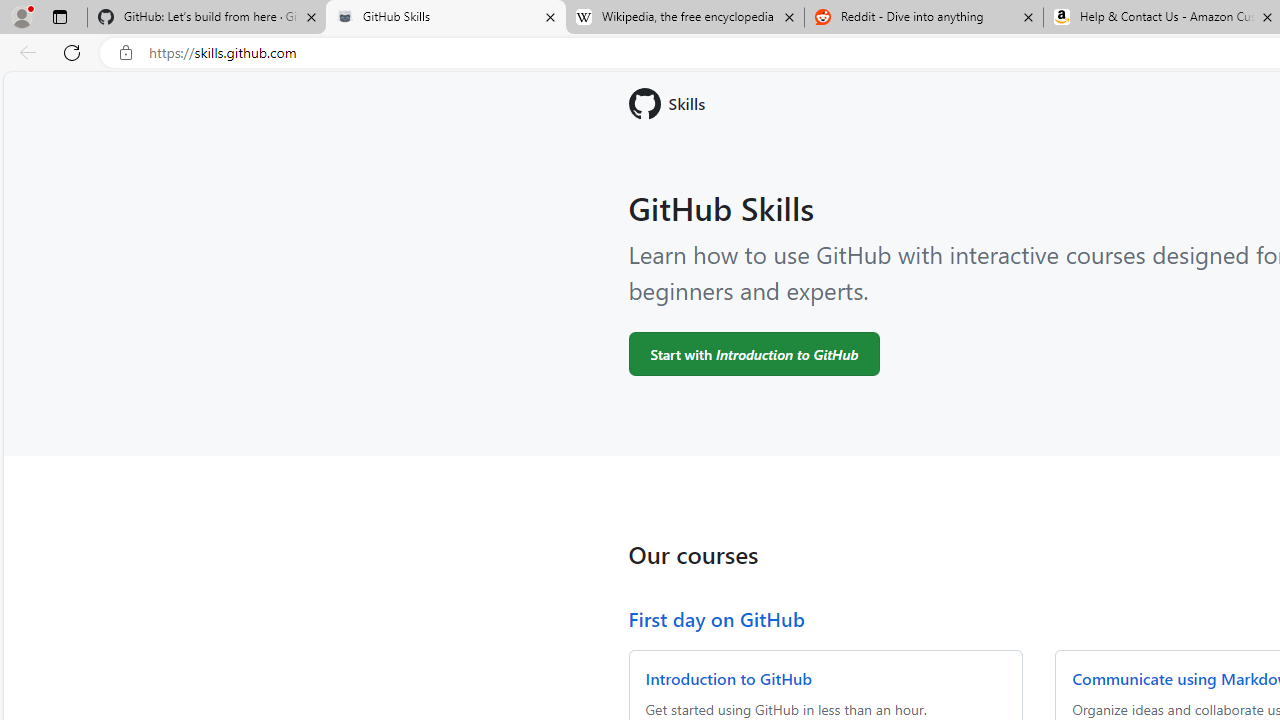 This screenshot has width=1280, height=720. Describe the element at coordinates (684, 17) in the screenshot. I see `'Wikipedia, the free encyclopedia'` at that location.